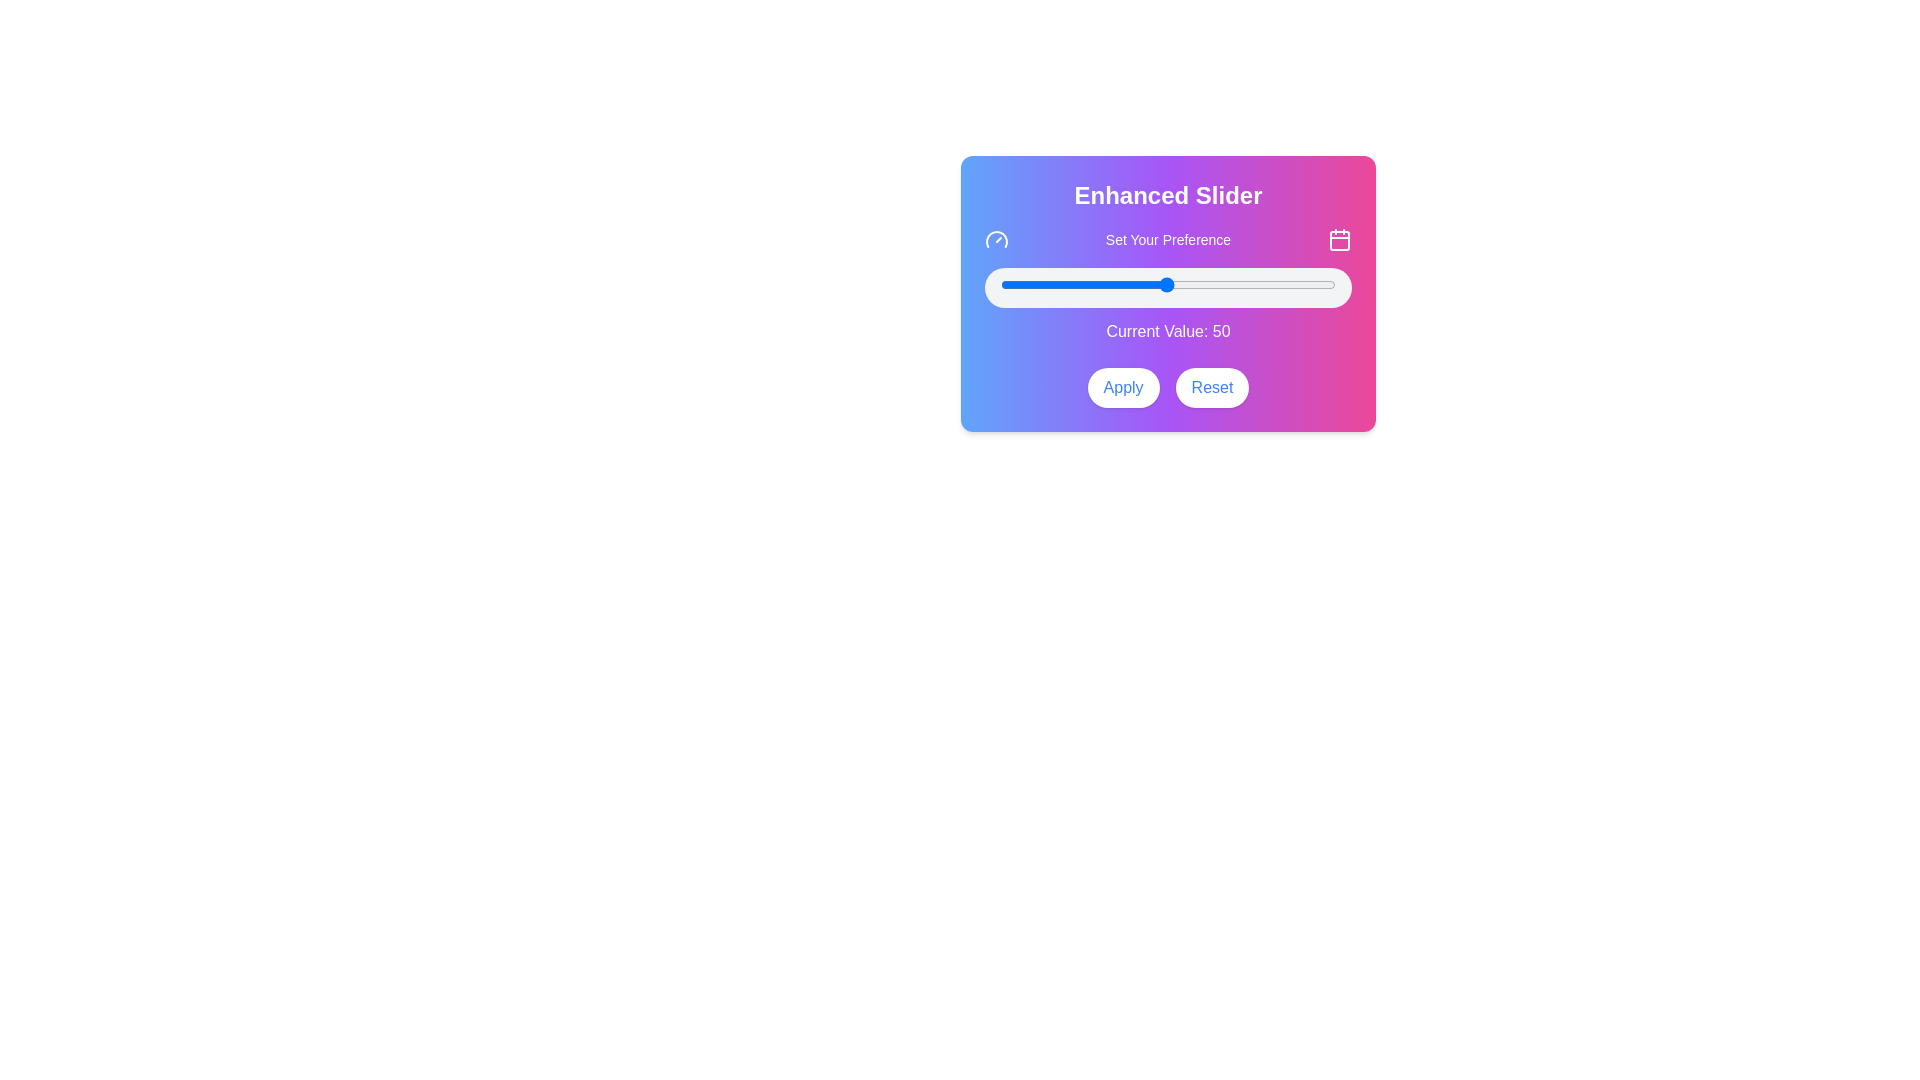 The width and height of the screenshot is (1920, 1080). Describe the element at coordinates (1122, 285) in the screenshot. I see `the slider` at that location.